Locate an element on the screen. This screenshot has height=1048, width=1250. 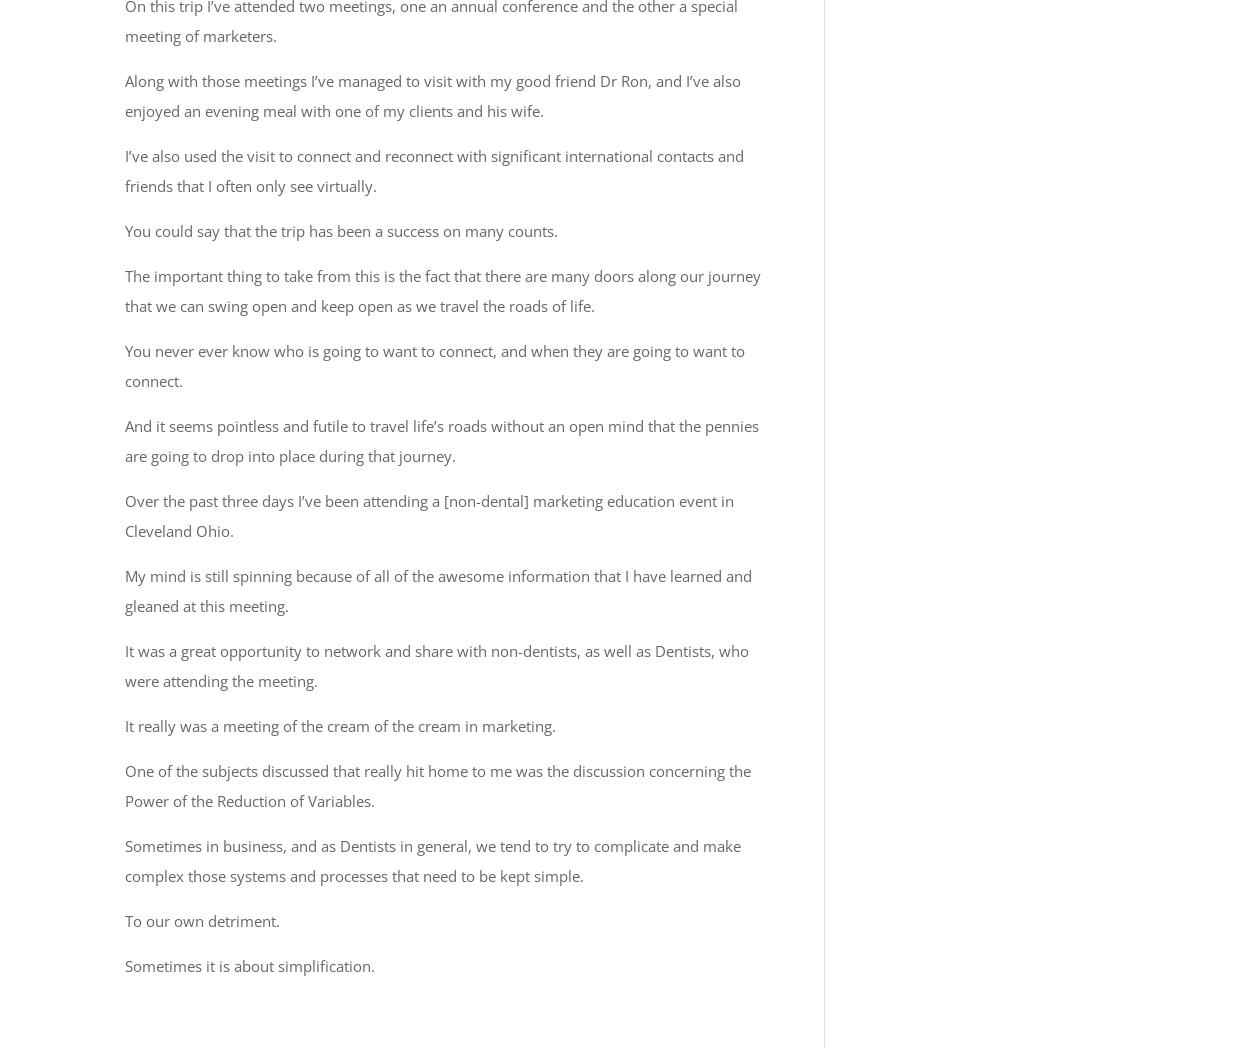
'It really was a meeting of the cream of the cream in marketing.' is located at coordinates (339, 724).